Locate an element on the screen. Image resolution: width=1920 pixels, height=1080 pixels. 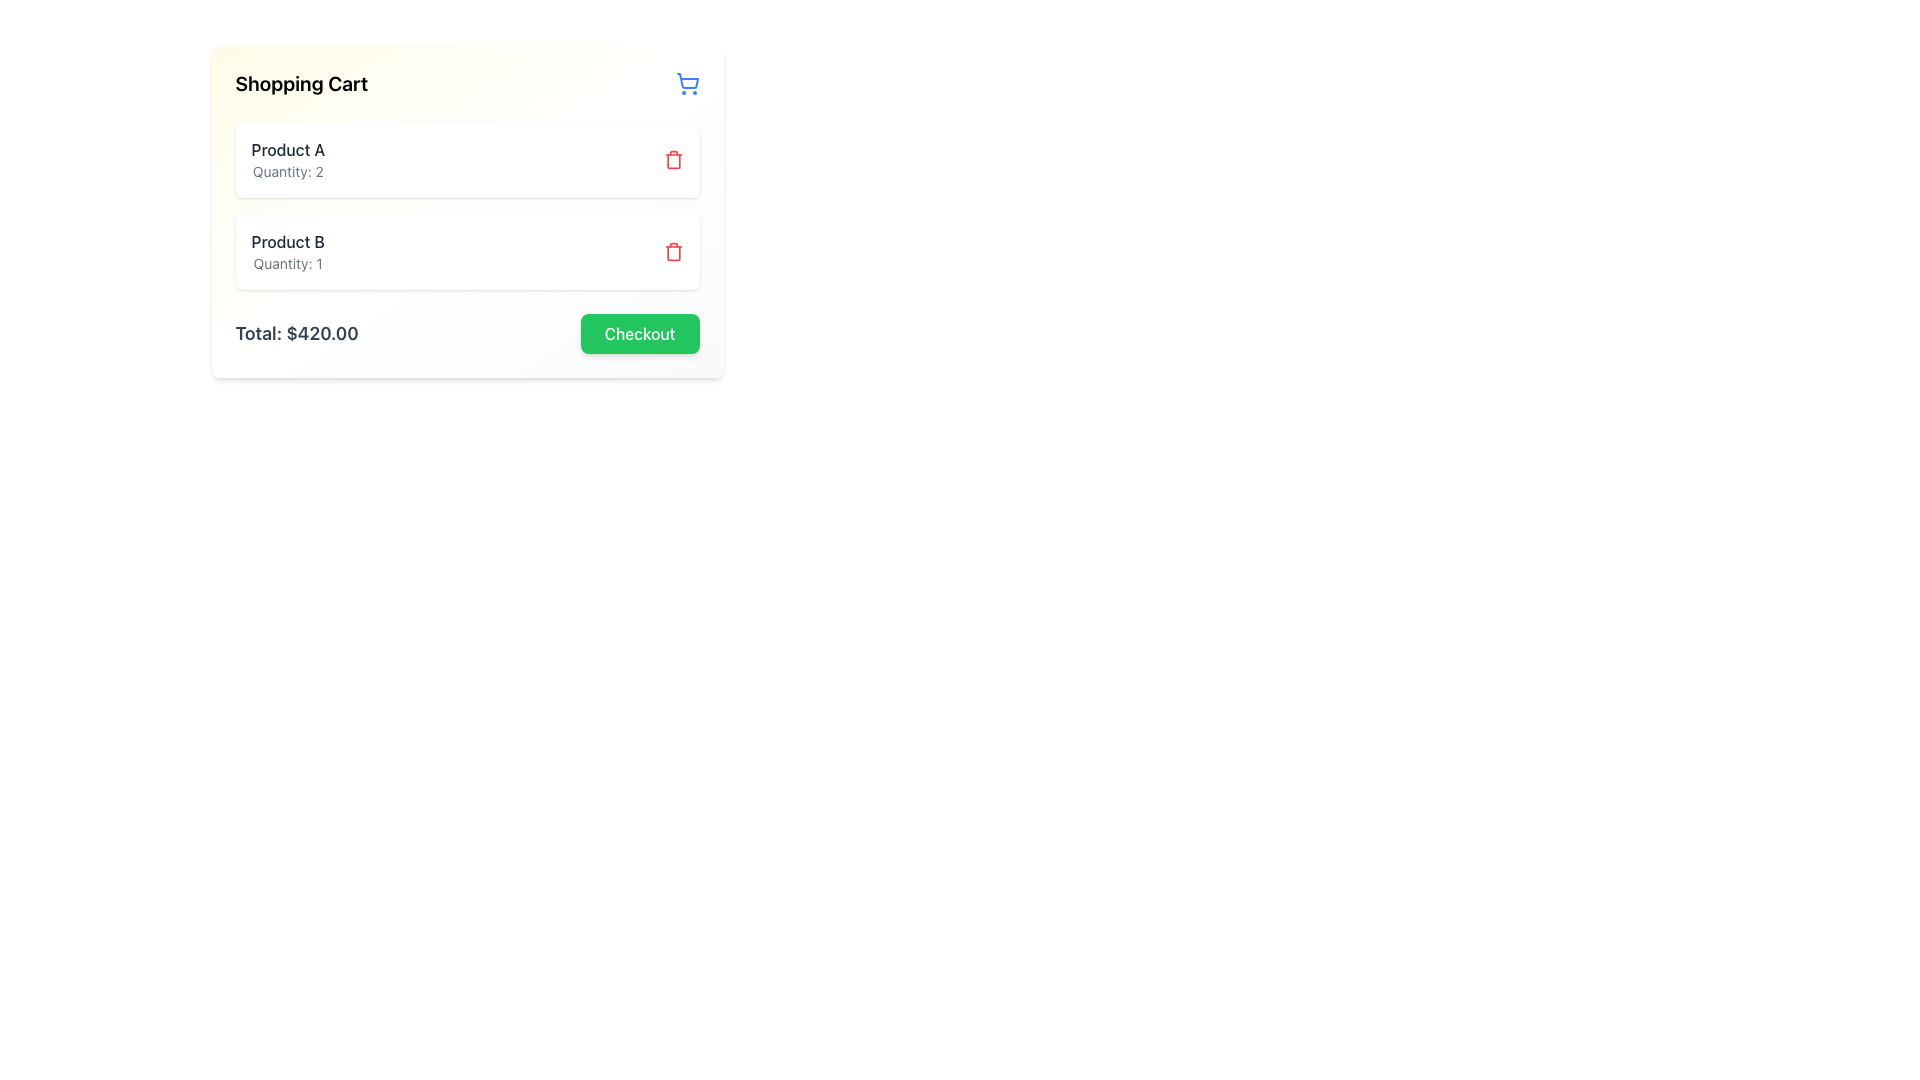
label displaying 'Product B' located in the cart summary interface, positioned above 'Quantity: 1' is located at coordinates (287, 241).